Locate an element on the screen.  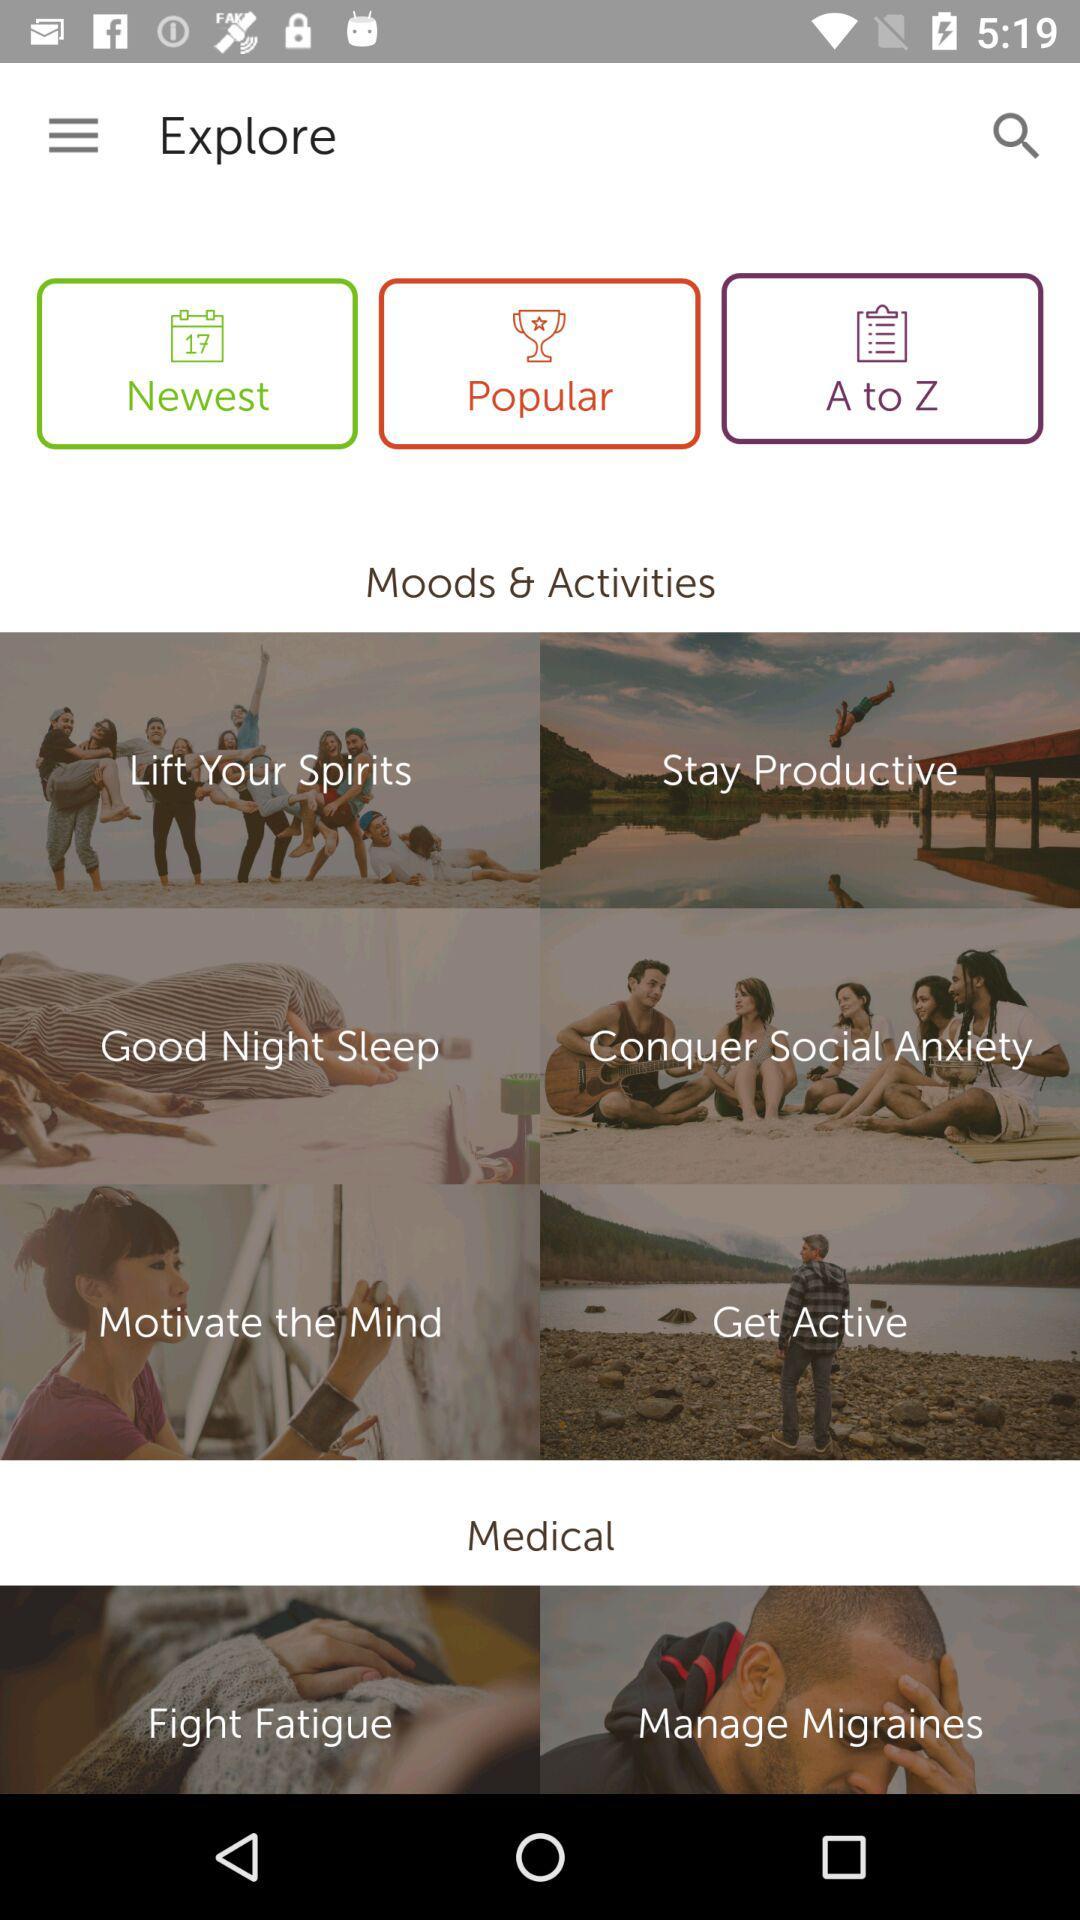
the item next to the popular item is located at coordinates (881, 358).